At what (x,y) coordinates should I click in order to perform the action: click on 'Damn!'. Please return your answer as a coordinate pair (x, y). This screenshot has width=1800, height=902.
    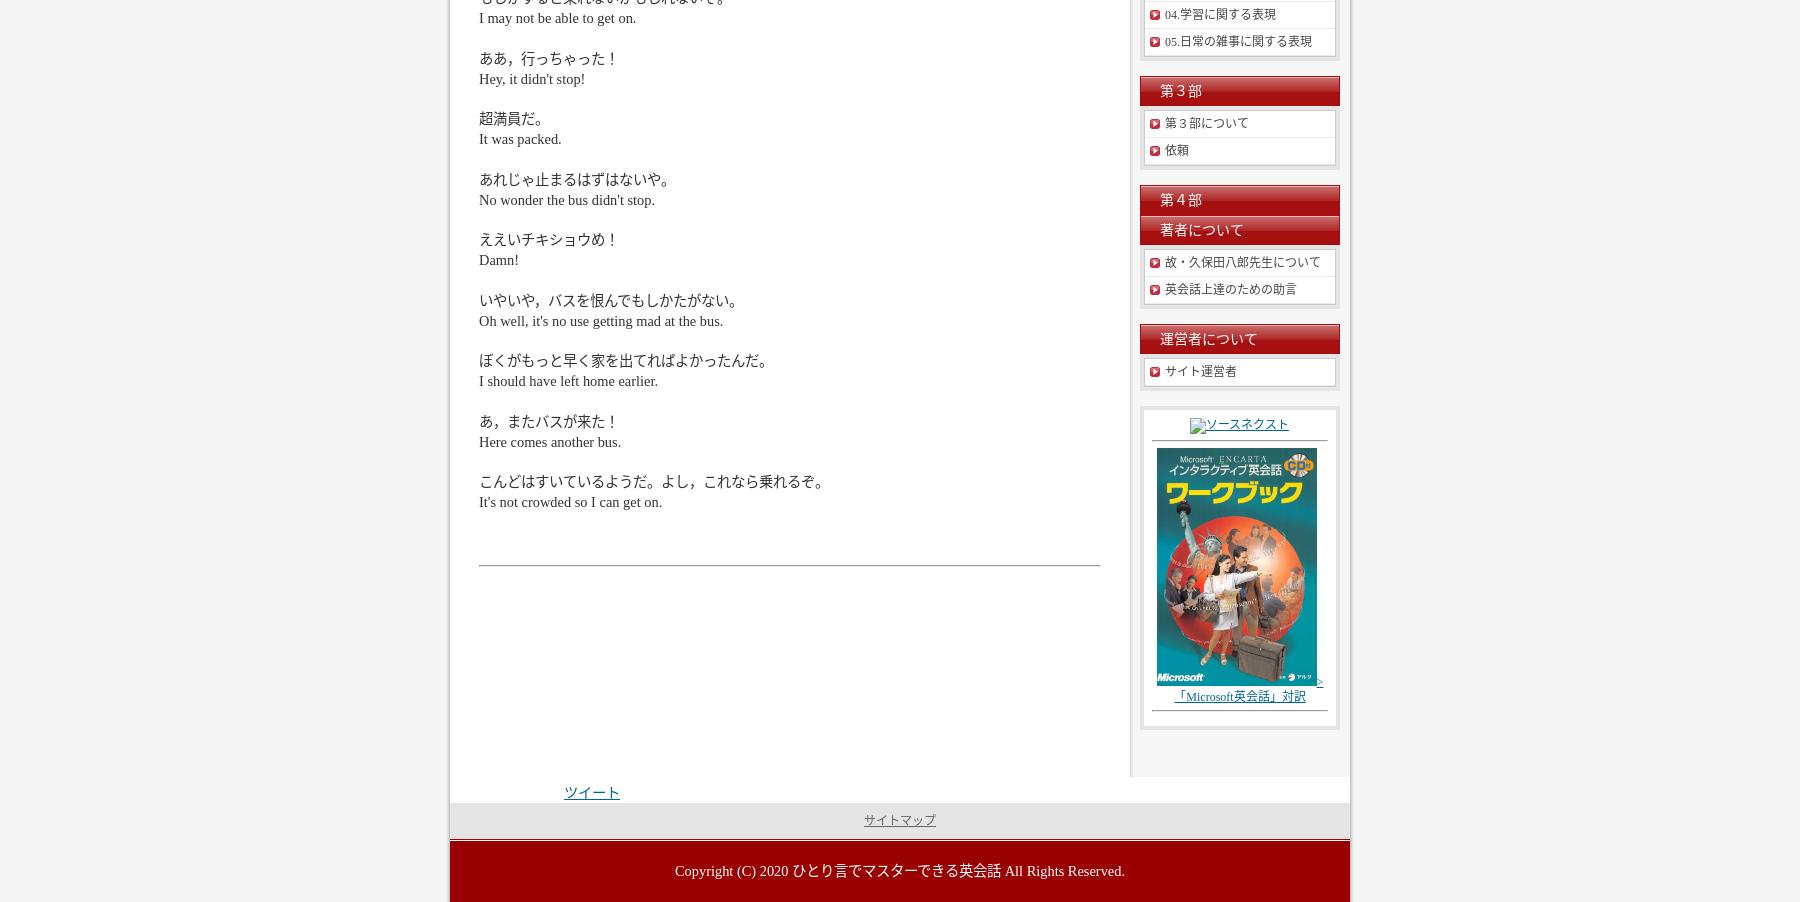
    Looking at the image, I should click on (477, 259).